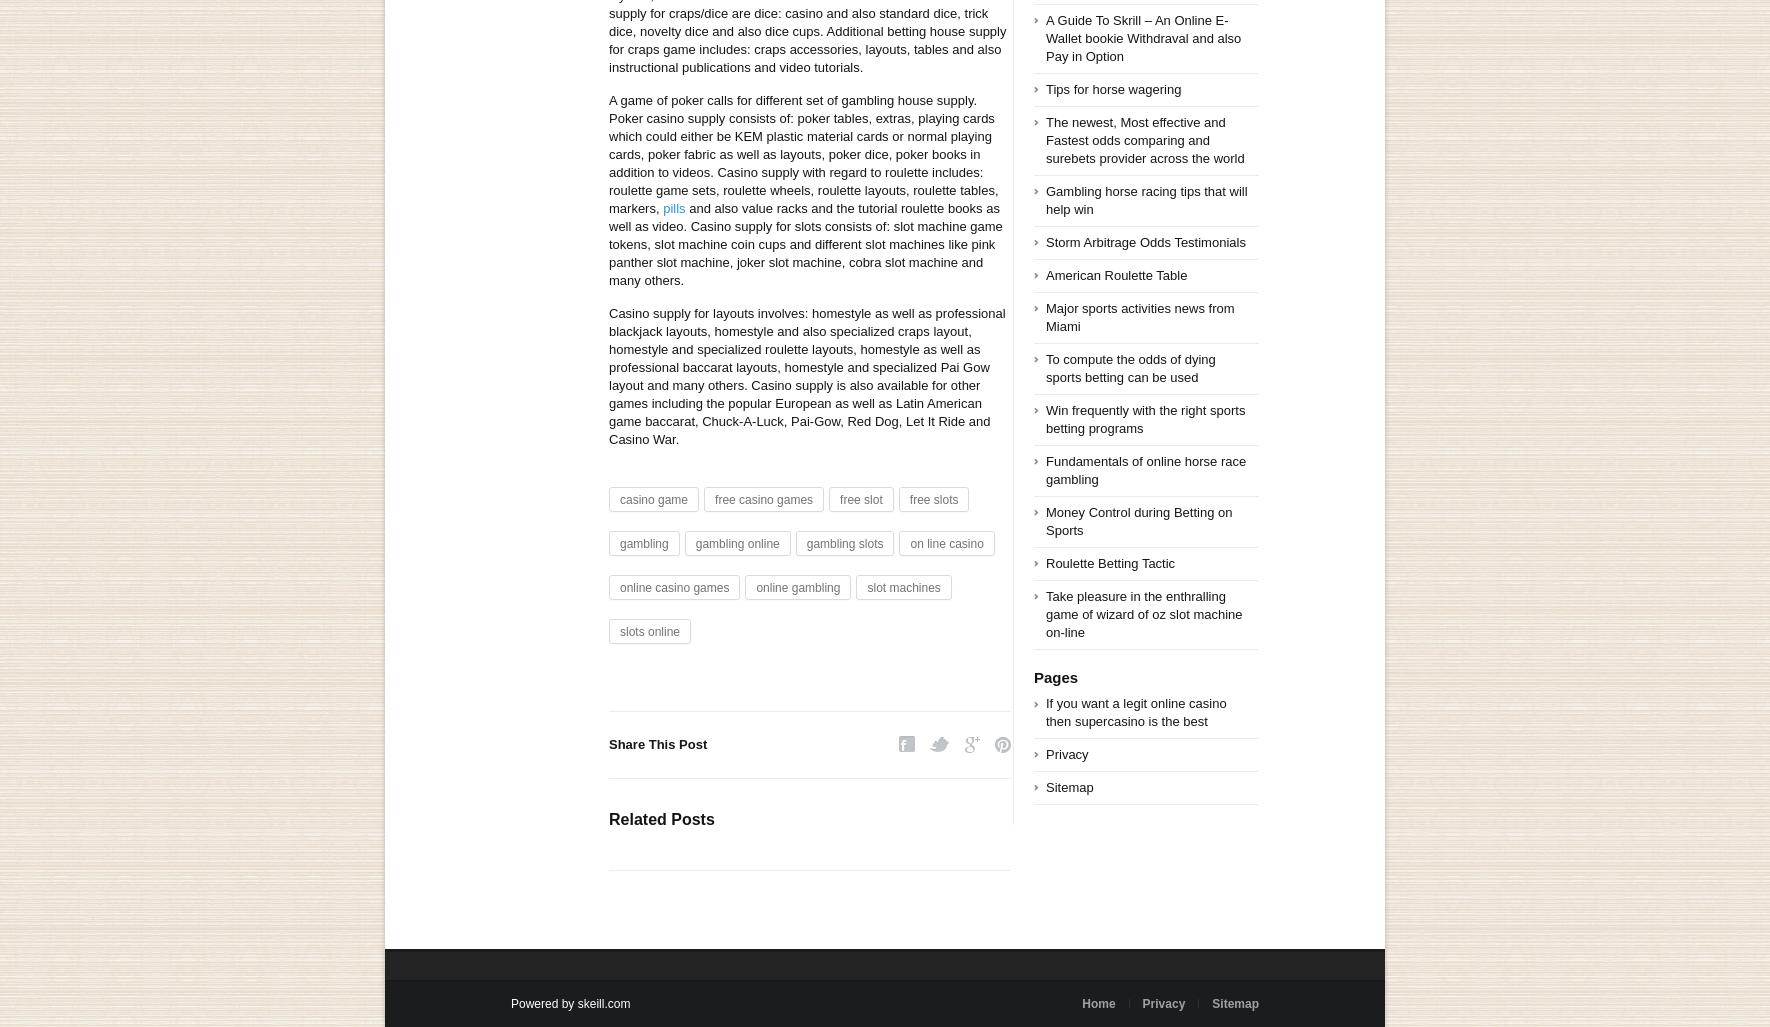 Image resolution: width=1770 pixels, height=1027 pixels. Describe the element at coordinates (1135, 711) in the screenshot. I see `'If you want a legit online casino then supercasino is the best'` at that location.